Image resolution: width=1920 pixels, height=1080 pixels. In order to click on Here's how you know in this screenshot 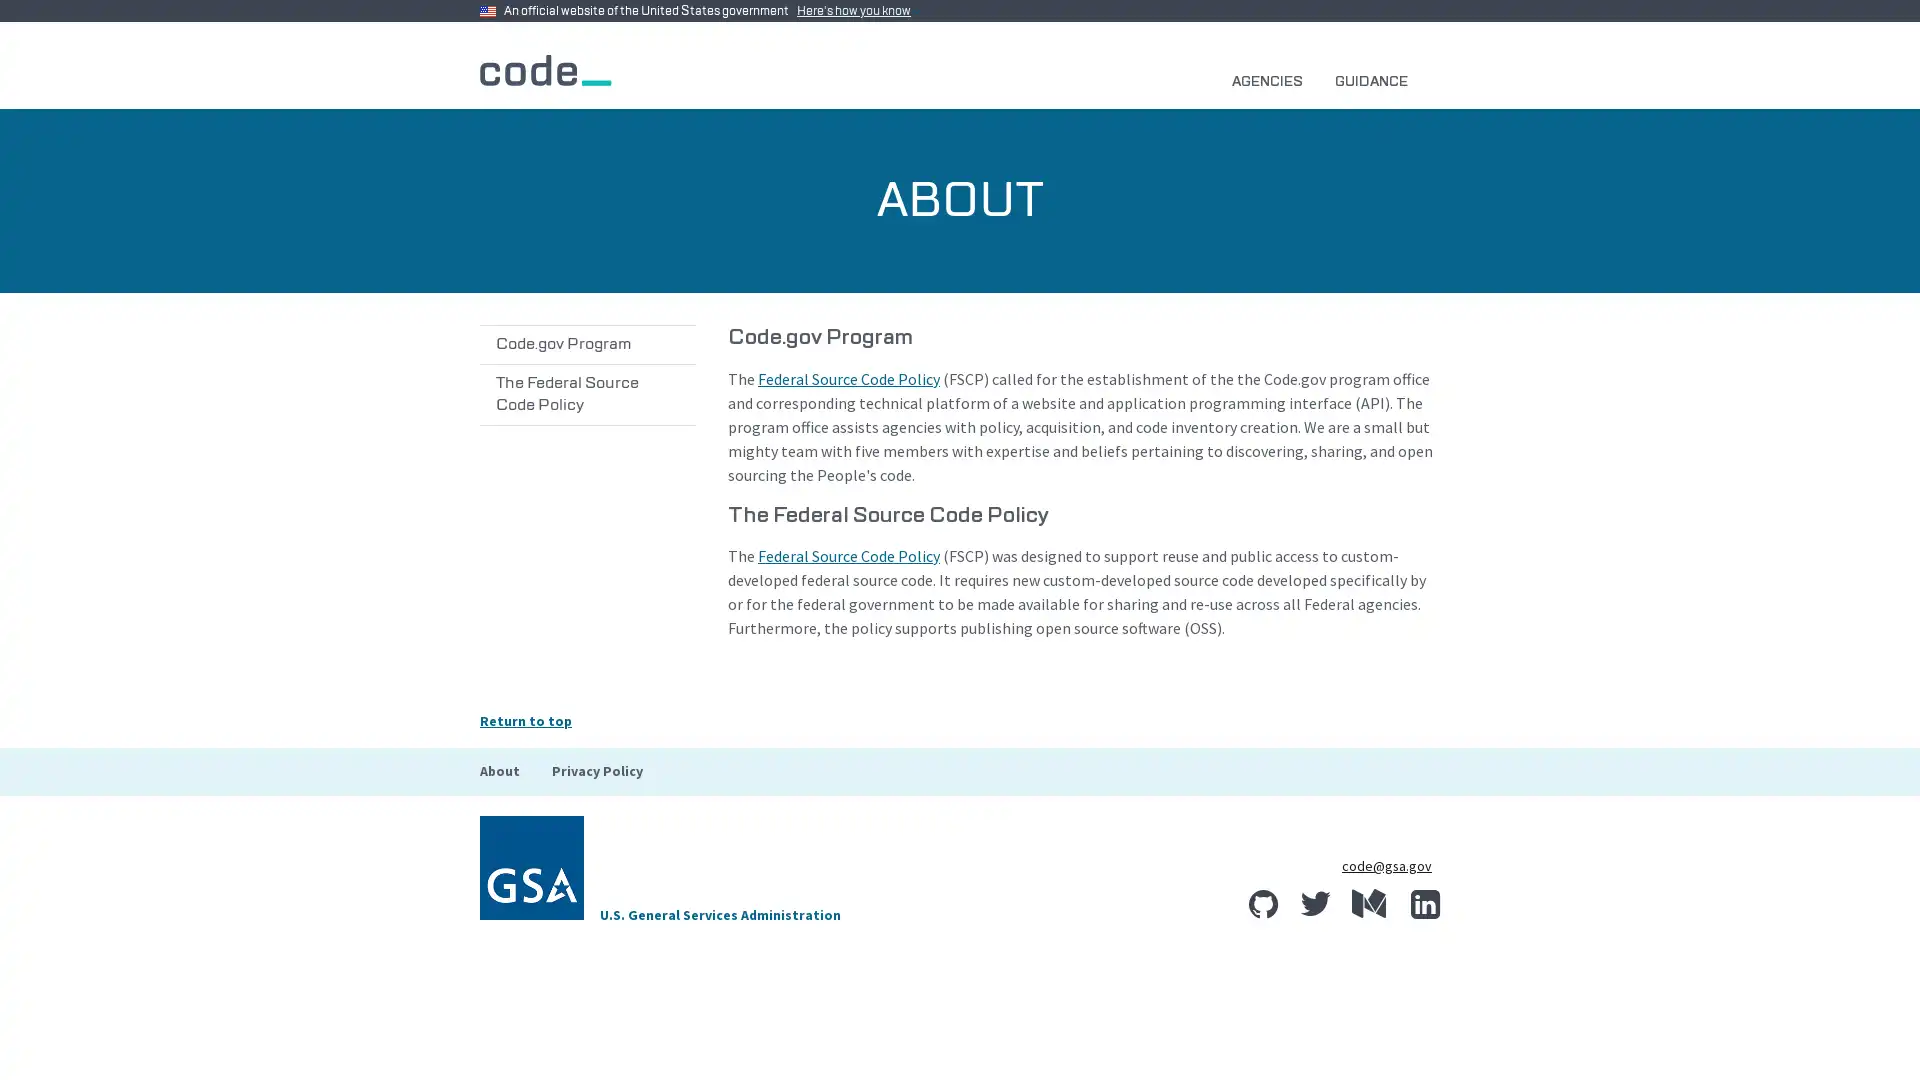, I will do `click(858, 11)`.